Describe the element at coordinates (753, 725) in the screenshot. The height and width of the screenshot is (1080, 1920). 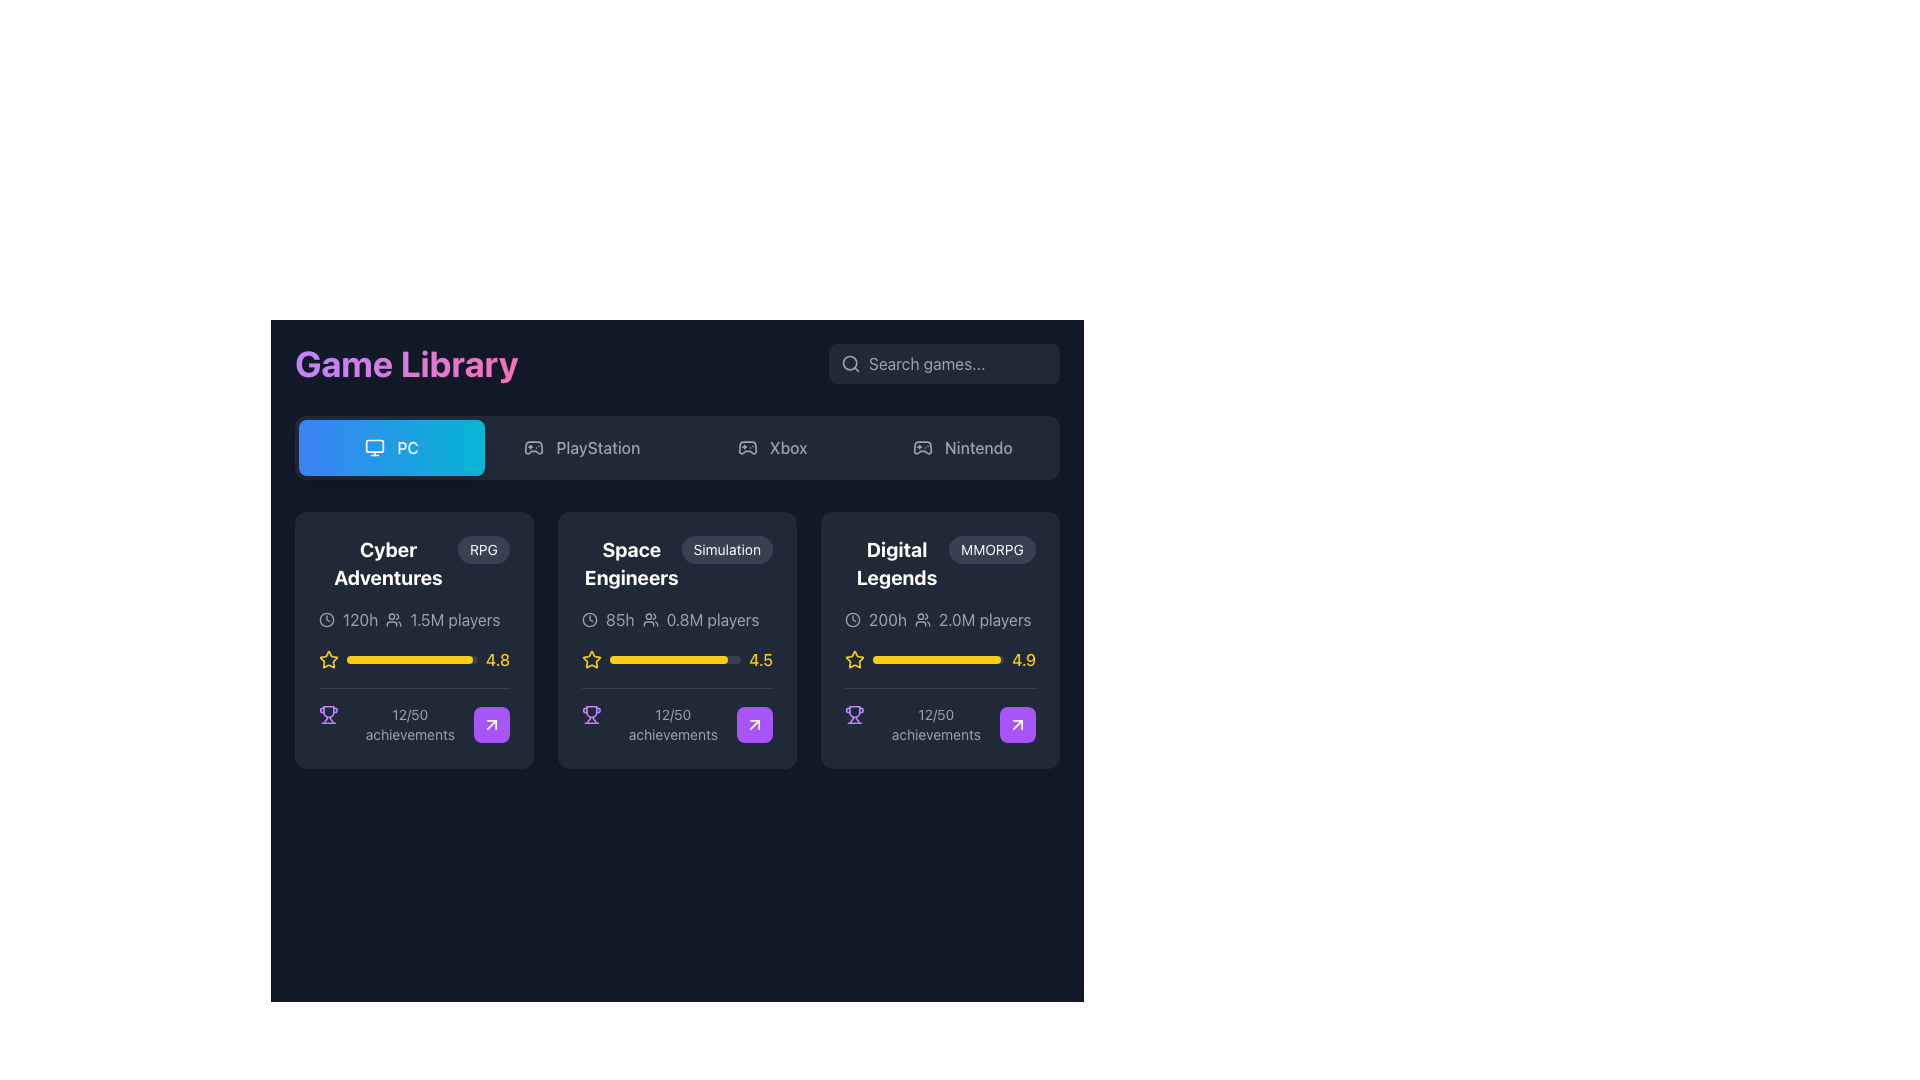
I see `the arrow icon button with a purple background located at the bottom-right corner of the 'Digital Legends' card` at that location.